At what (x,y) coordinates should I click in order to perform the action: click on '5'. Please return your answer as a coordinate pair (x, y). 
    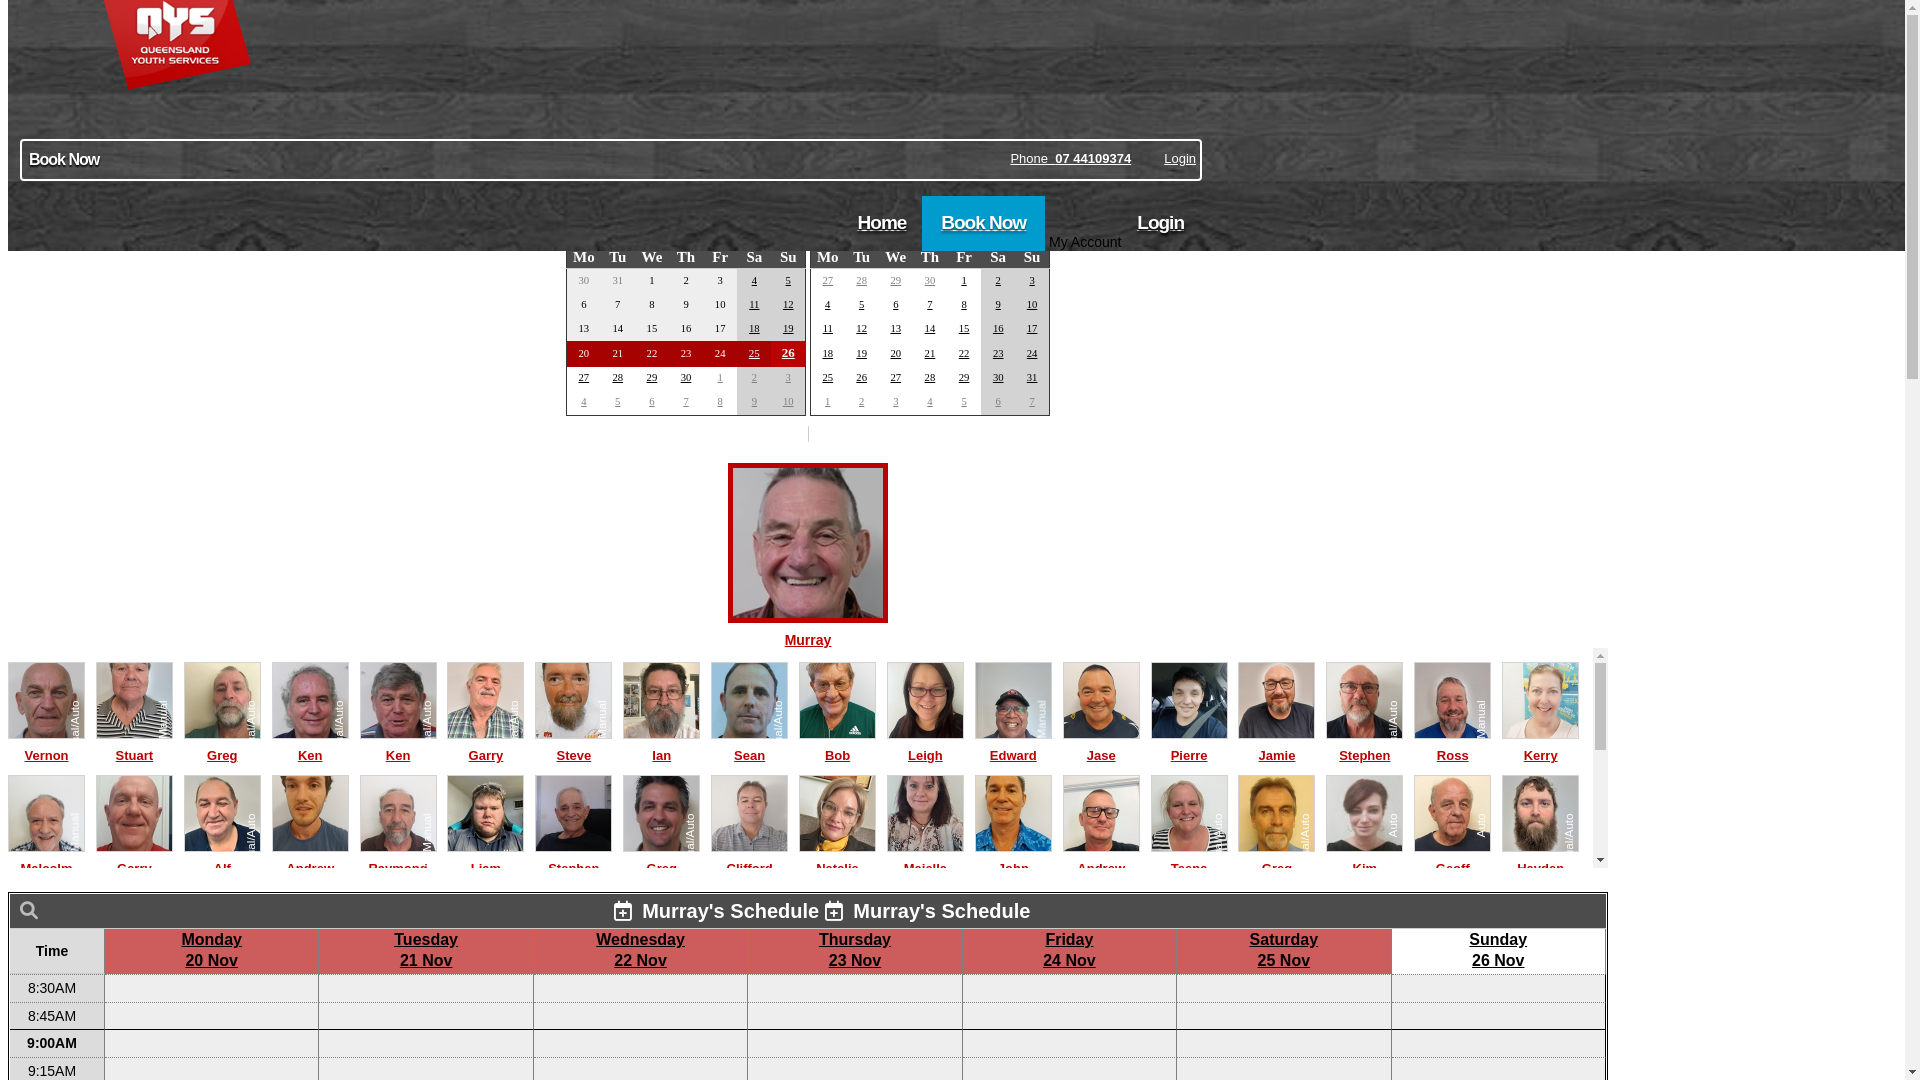
    Looking at the image, I should click on (787, 279).